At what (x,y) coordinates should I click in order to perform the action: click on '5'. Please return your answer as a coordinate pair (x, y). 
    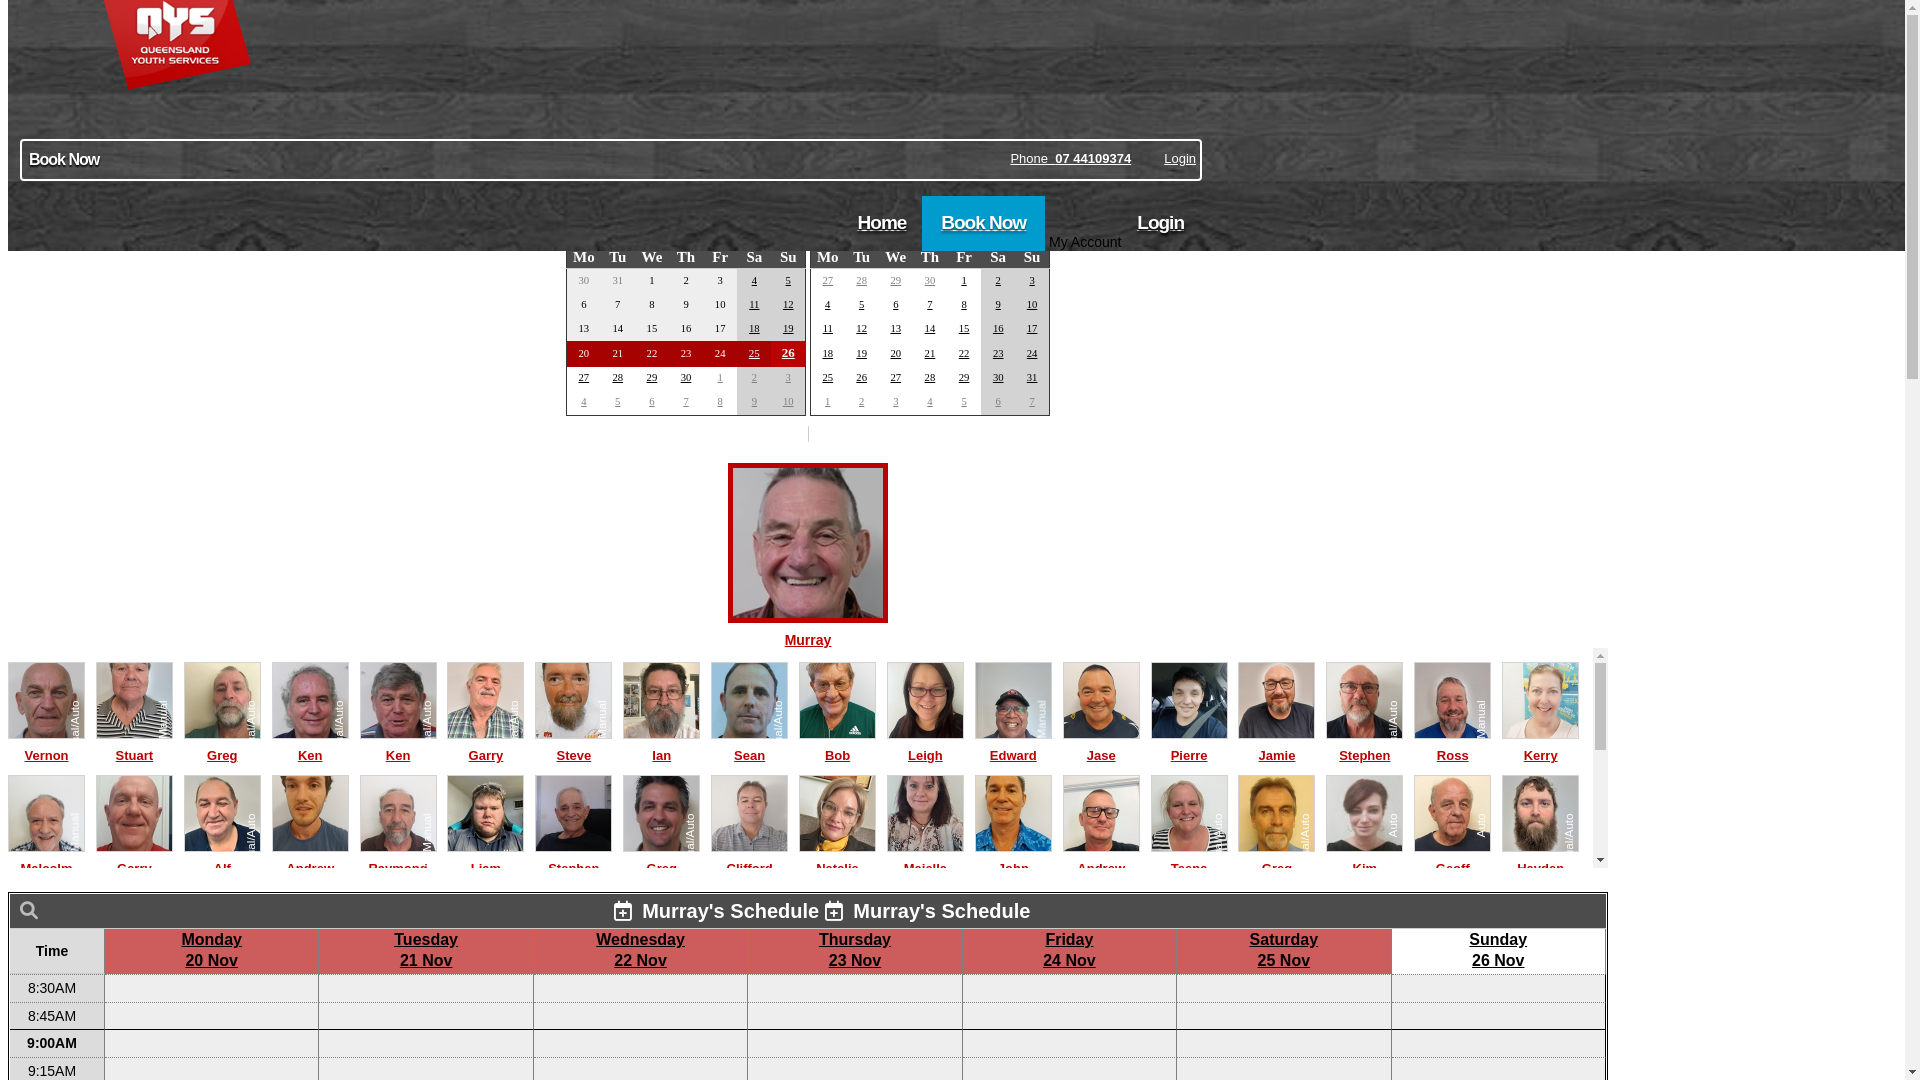
    Looking at the image, I should click on (787, 279).